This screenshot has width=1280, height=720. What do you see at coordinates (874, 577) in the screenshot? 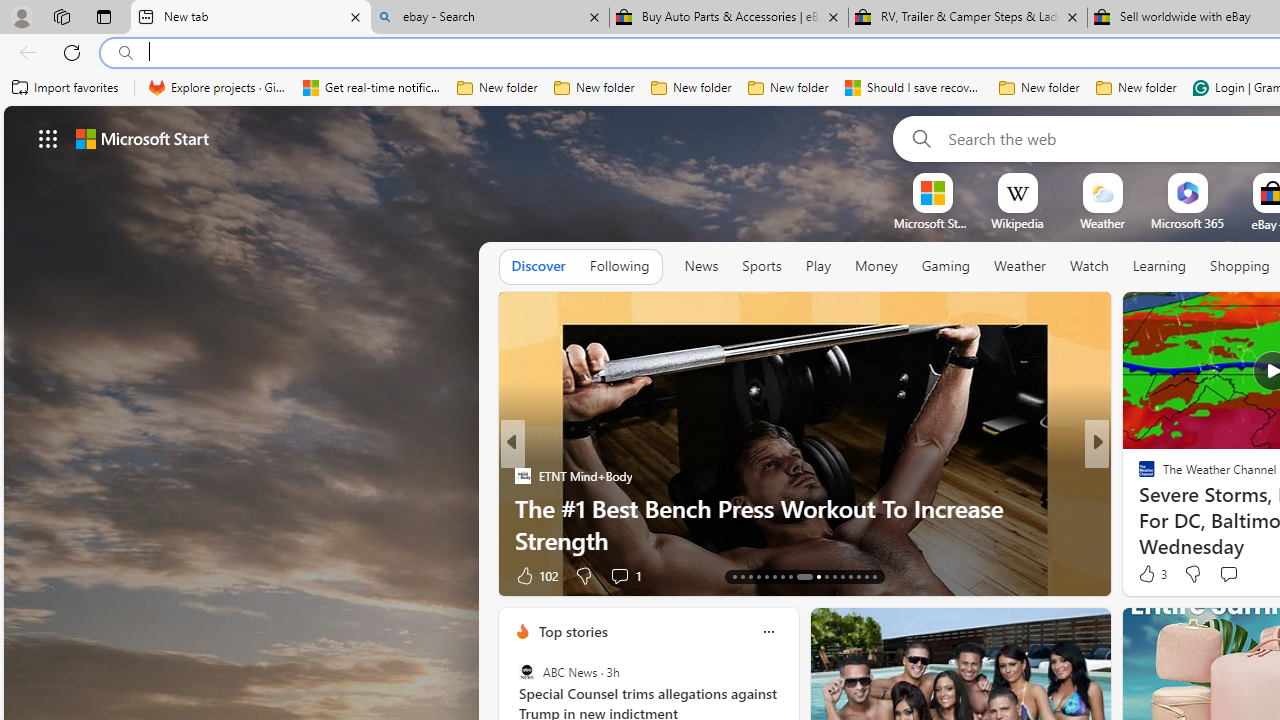
I see `'AutomationID: tab-29'` at bounding box center [874, 577].